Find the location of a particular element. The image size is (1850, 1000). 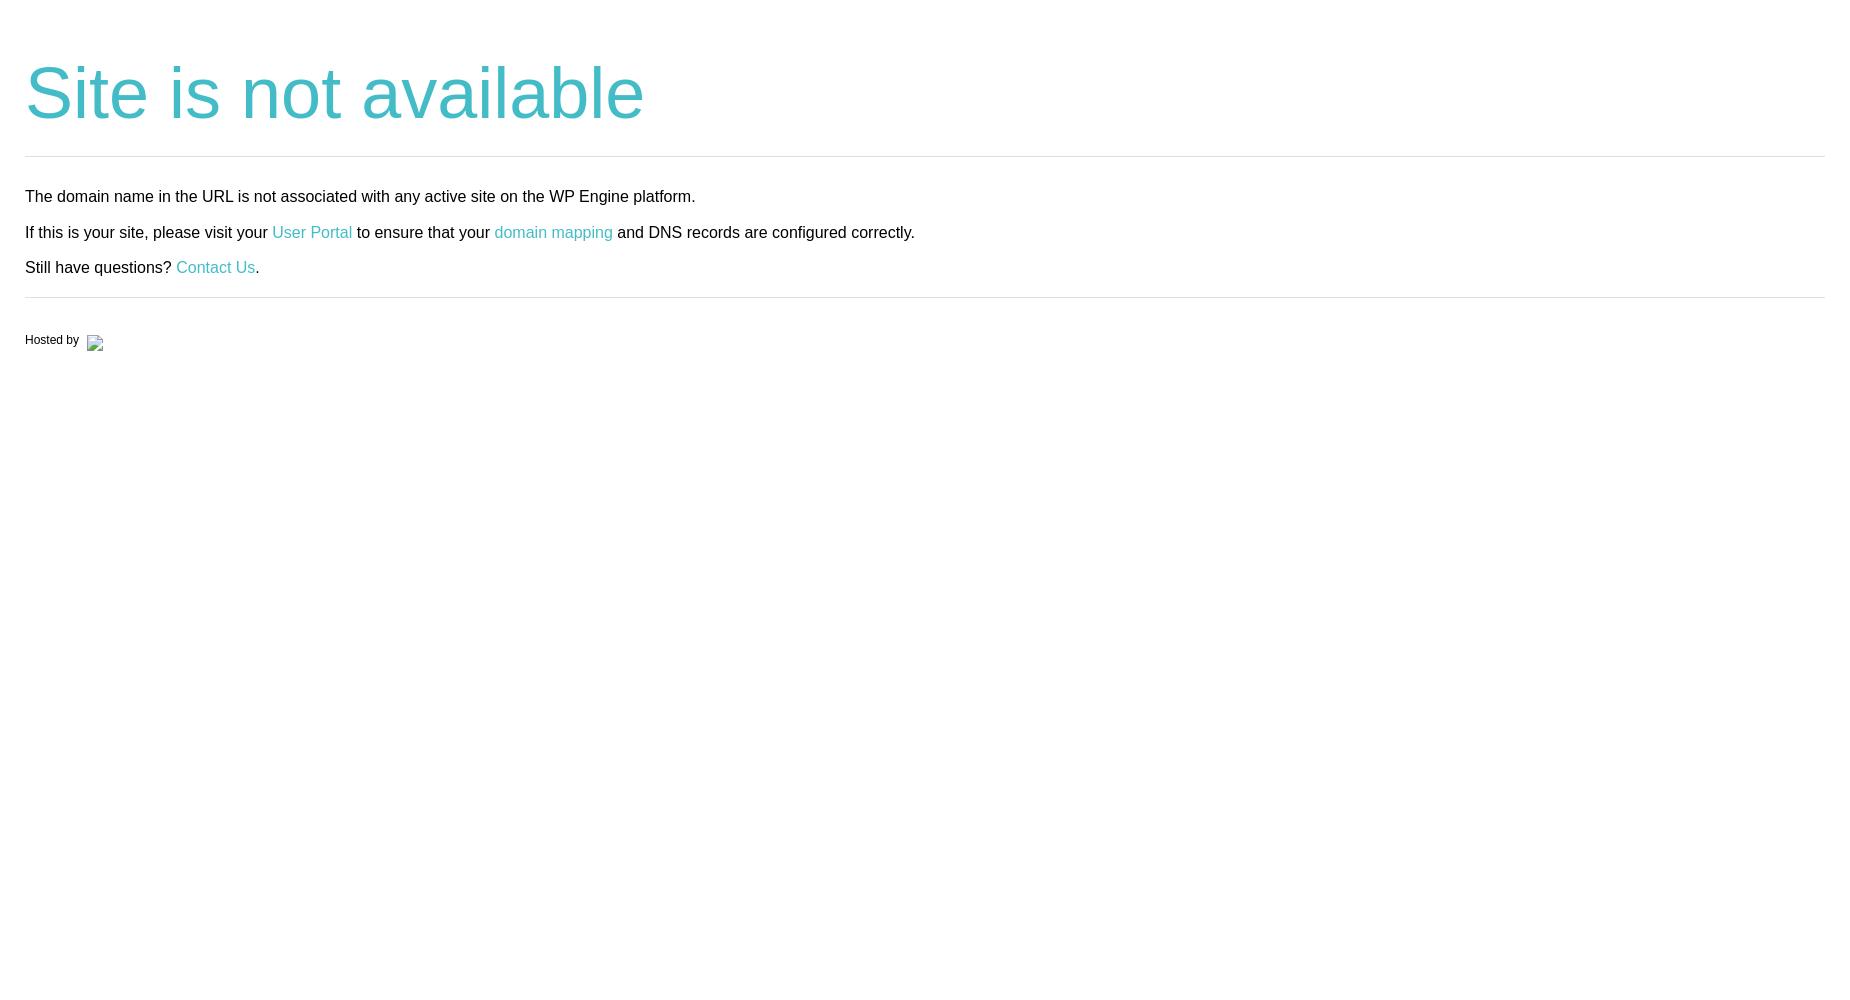

'The domain name in the URL is not associated with any active site on the WP Engine platform.' is located at coordinates (359, 195).